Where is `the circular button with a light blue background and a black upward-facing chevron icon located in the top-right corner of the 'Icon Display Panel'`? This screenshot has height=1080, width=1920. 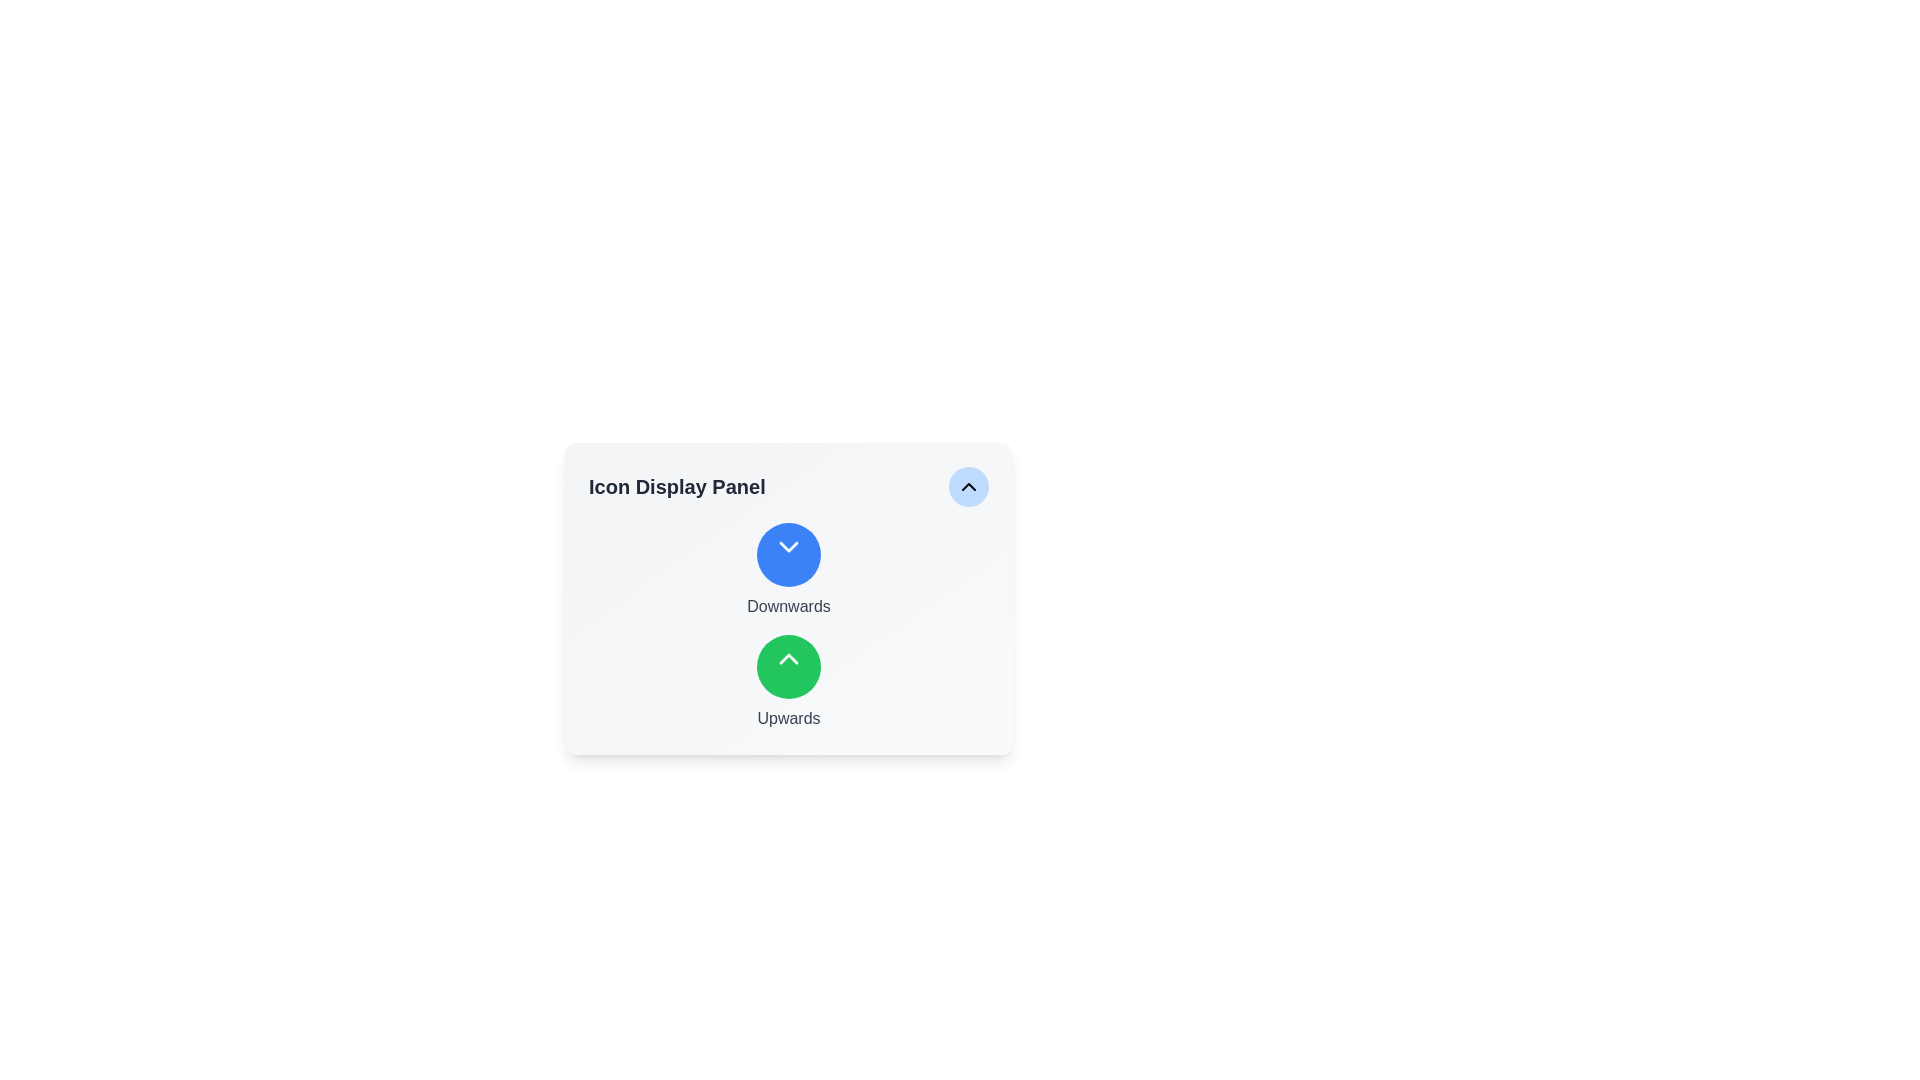 the circular button with a light blue background and a black upward-facing chevron icon located in the top-right corner of the 'Icon Display Panel' is located at coordinates (969, 486).